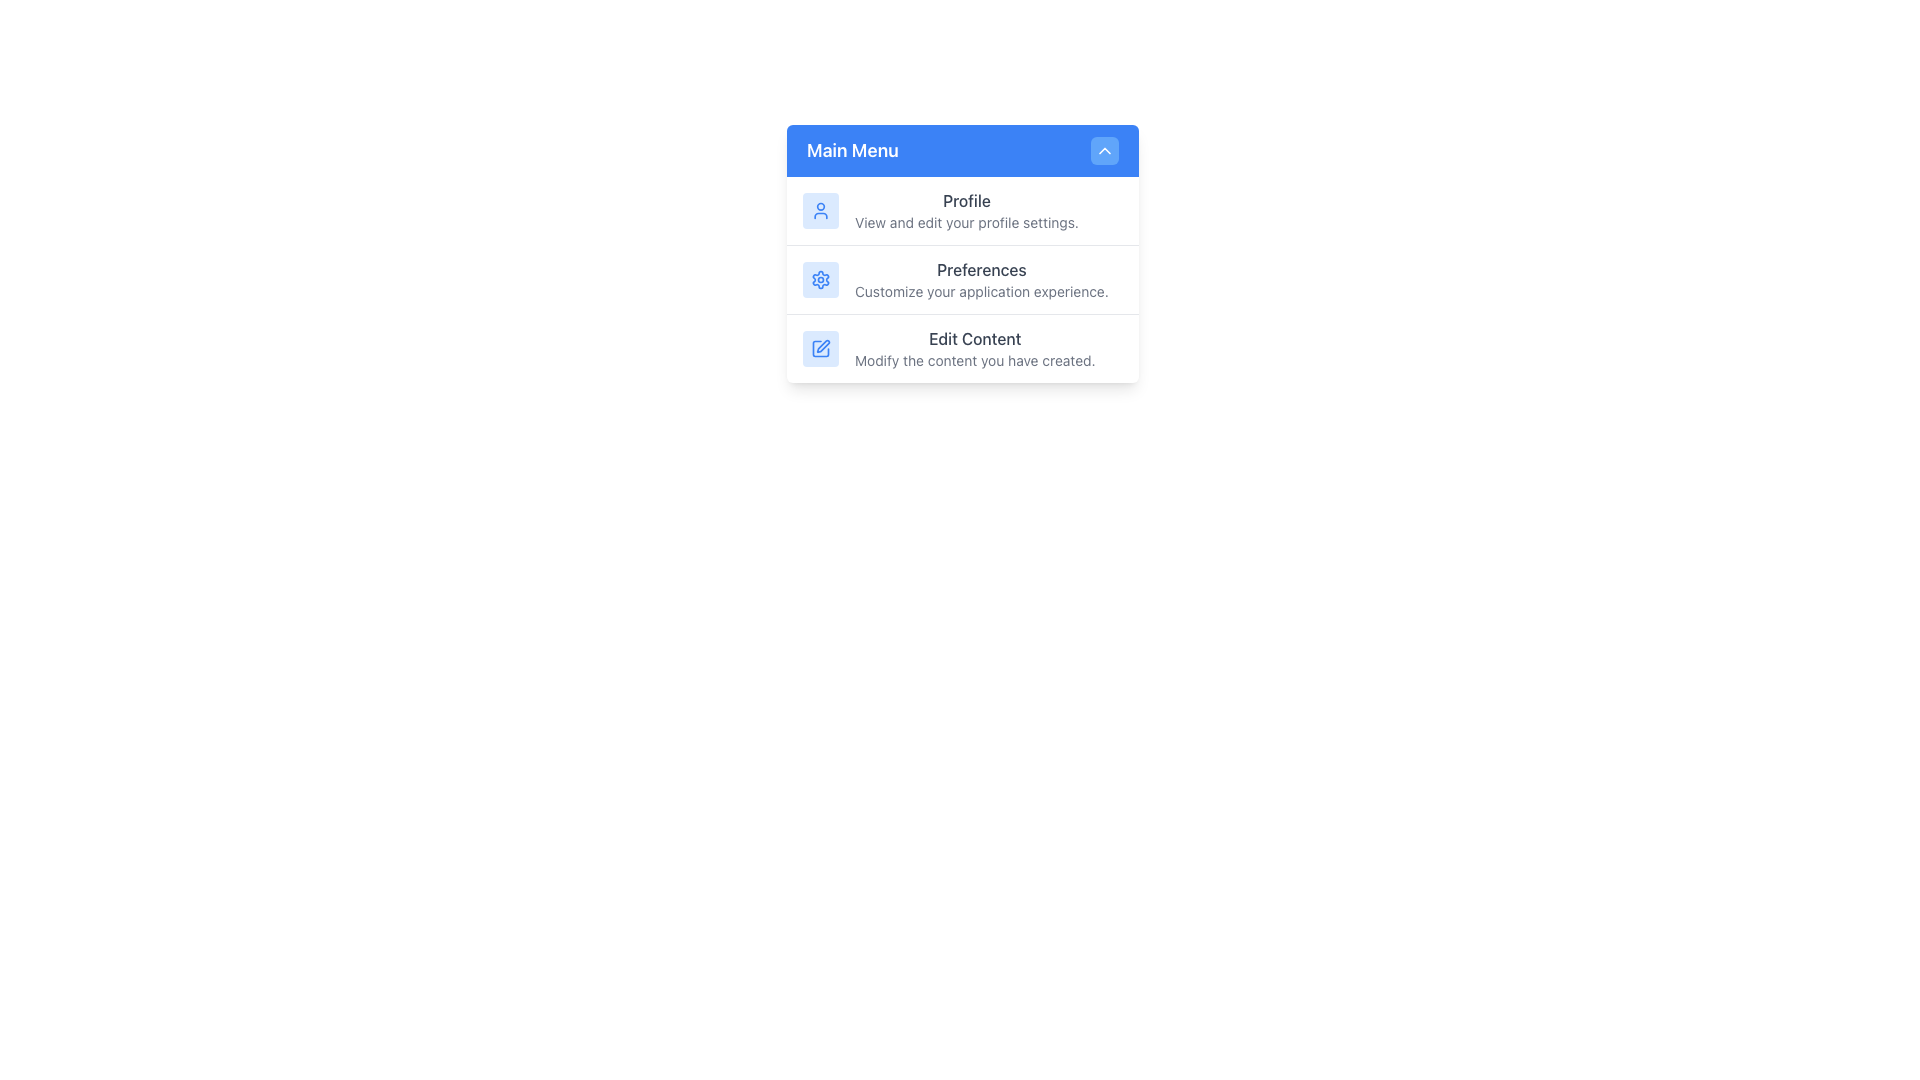 This screenshot has height=1080, width=1920. I want to click on the gear-like icon with a blue outline in the 'Preferences' section of the menu, so click(820, 280).